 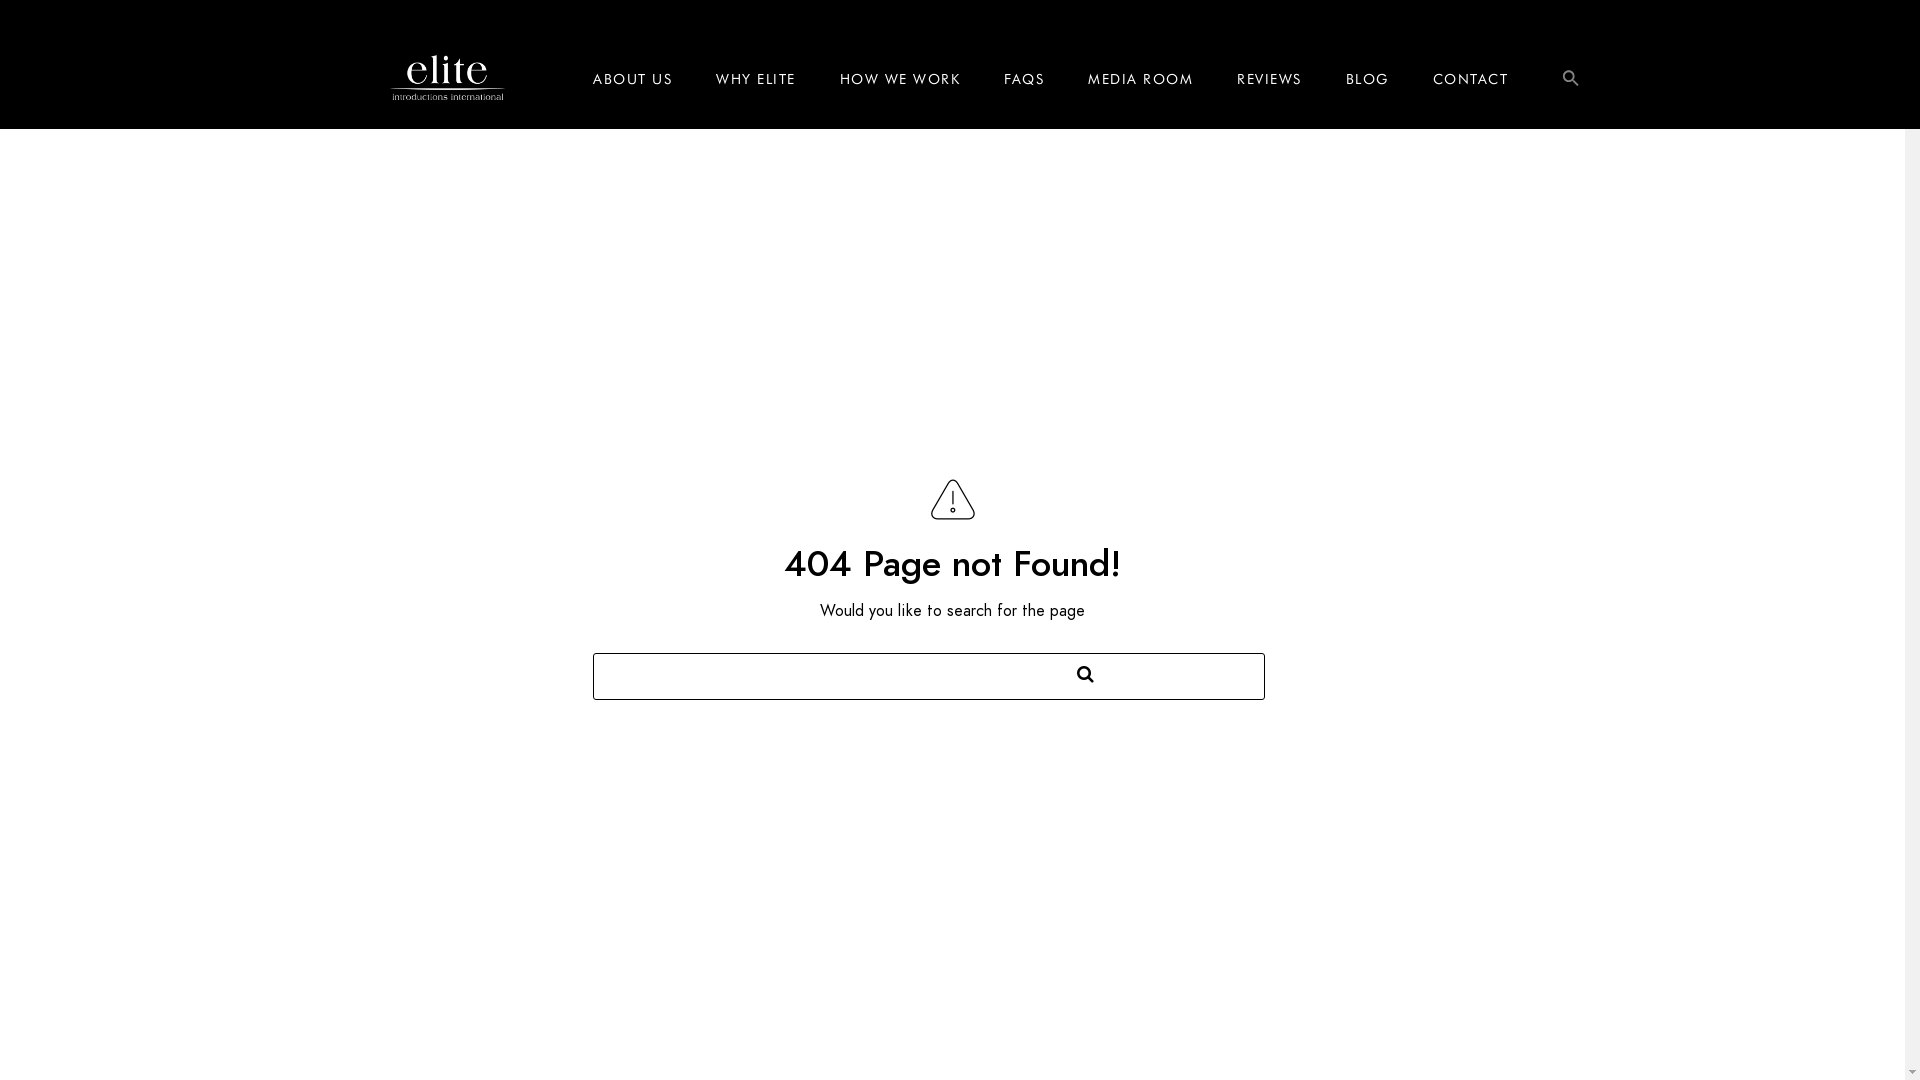 What do you see at coordinates (1023, 77) in the screenshot?
I see `'FAQS'` at bounding box center [1023, 77].